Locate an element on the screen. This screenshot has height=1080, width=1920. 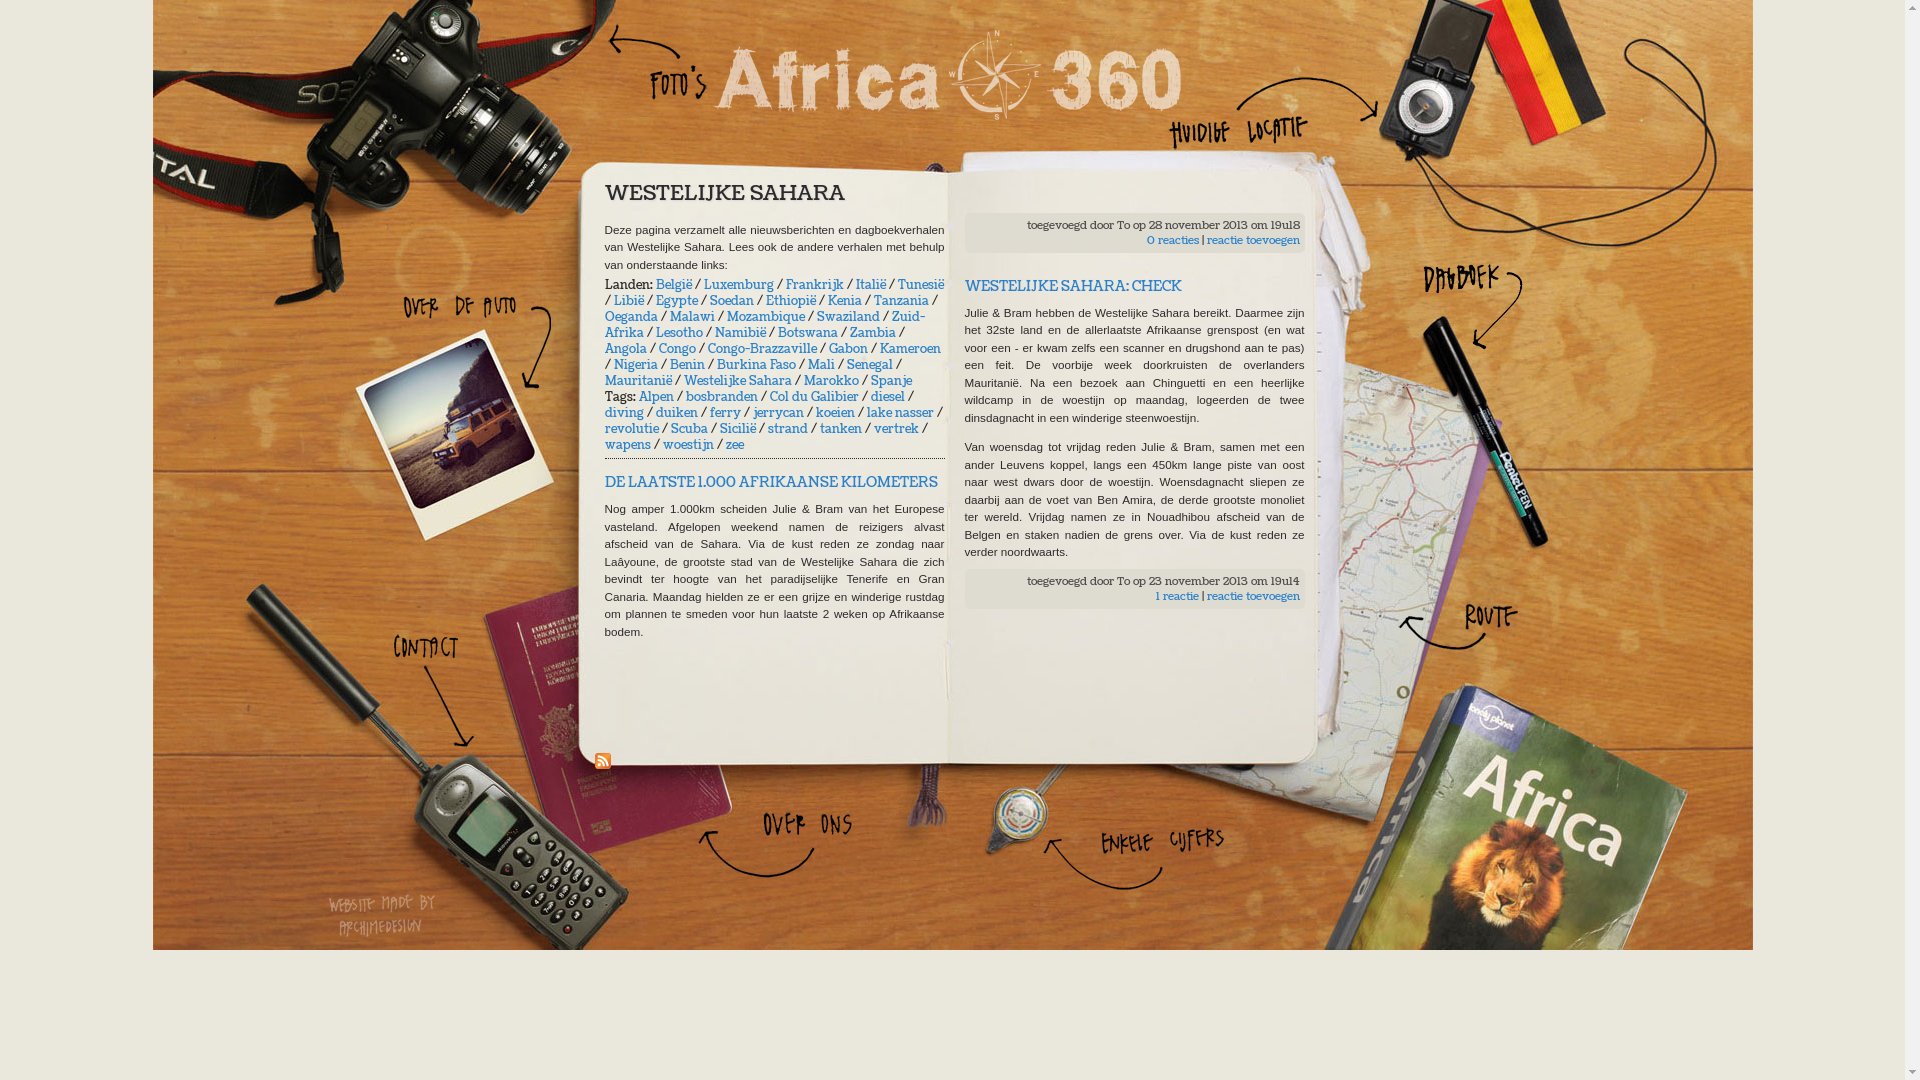
'Home' is located at coordinates (944, 73).